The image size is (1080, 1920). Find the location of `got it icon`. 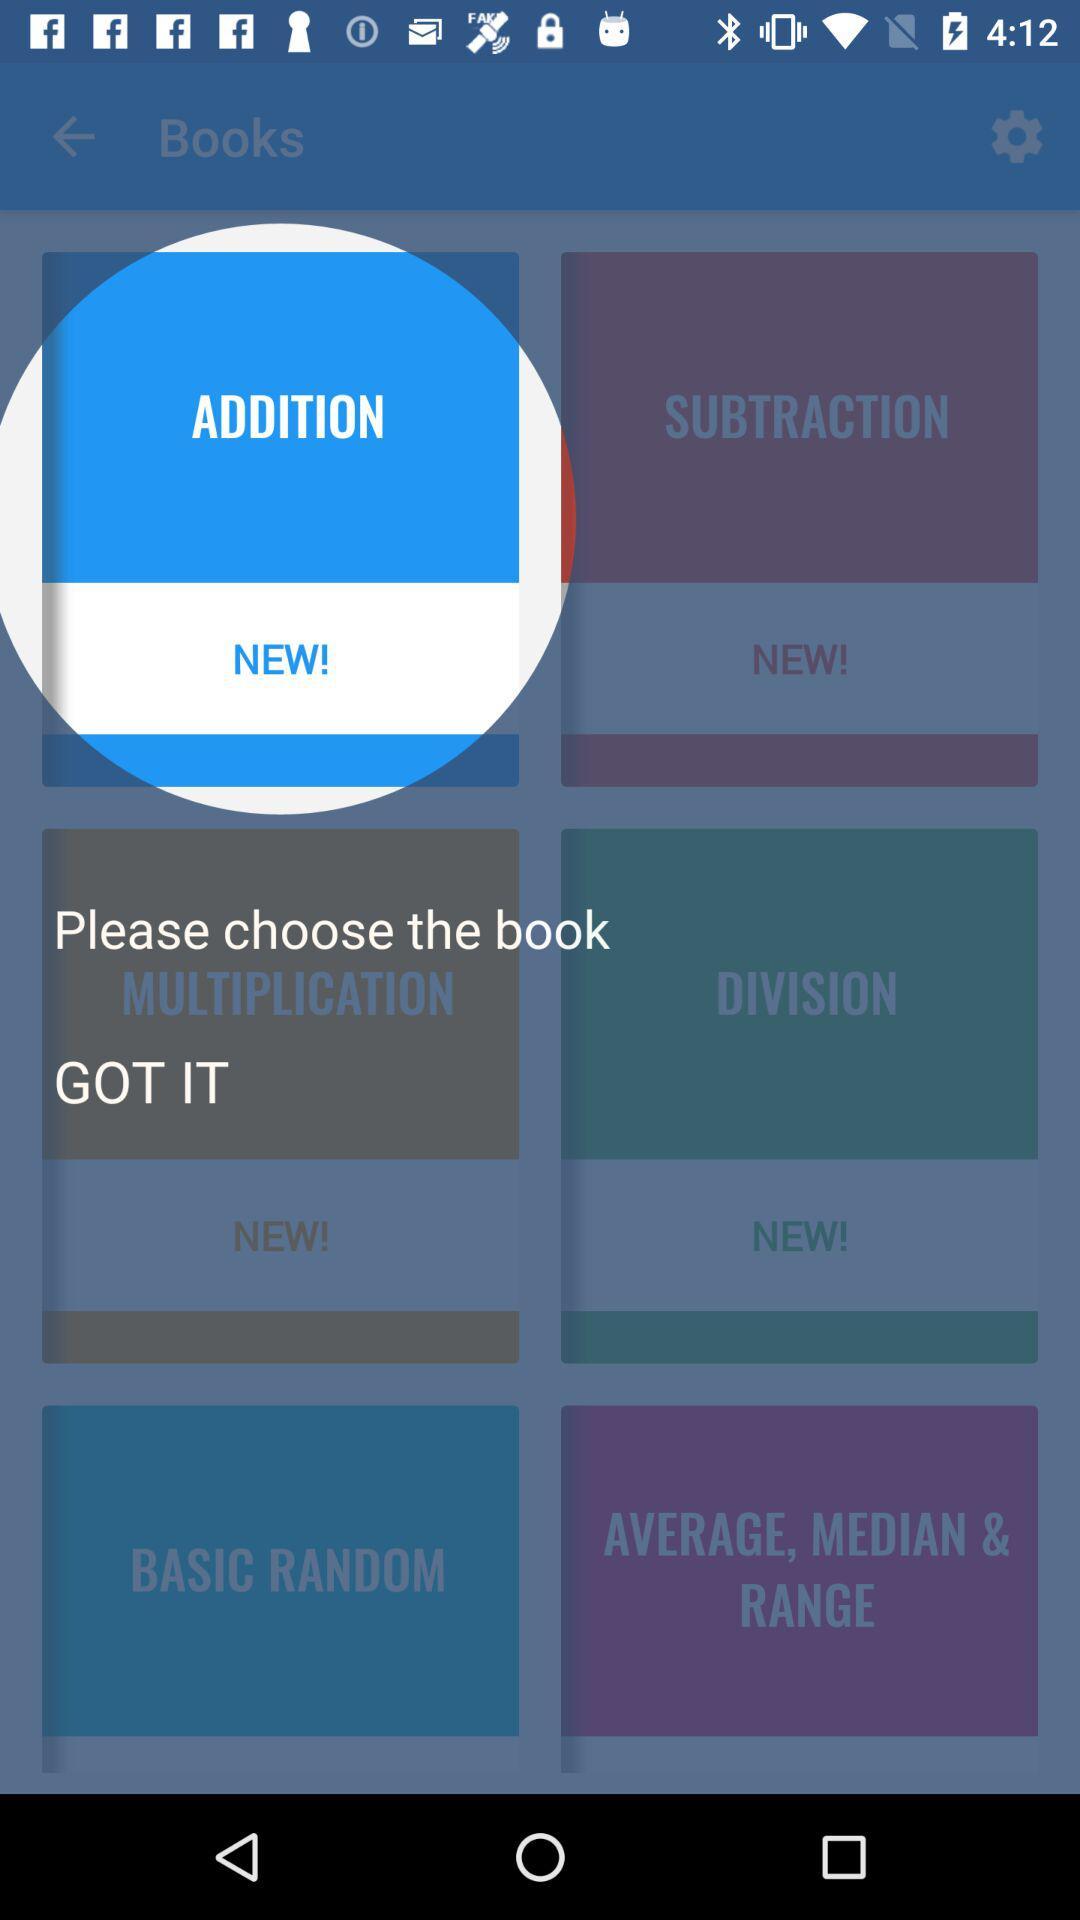

got it icon is located at coordinates (140, 1079).